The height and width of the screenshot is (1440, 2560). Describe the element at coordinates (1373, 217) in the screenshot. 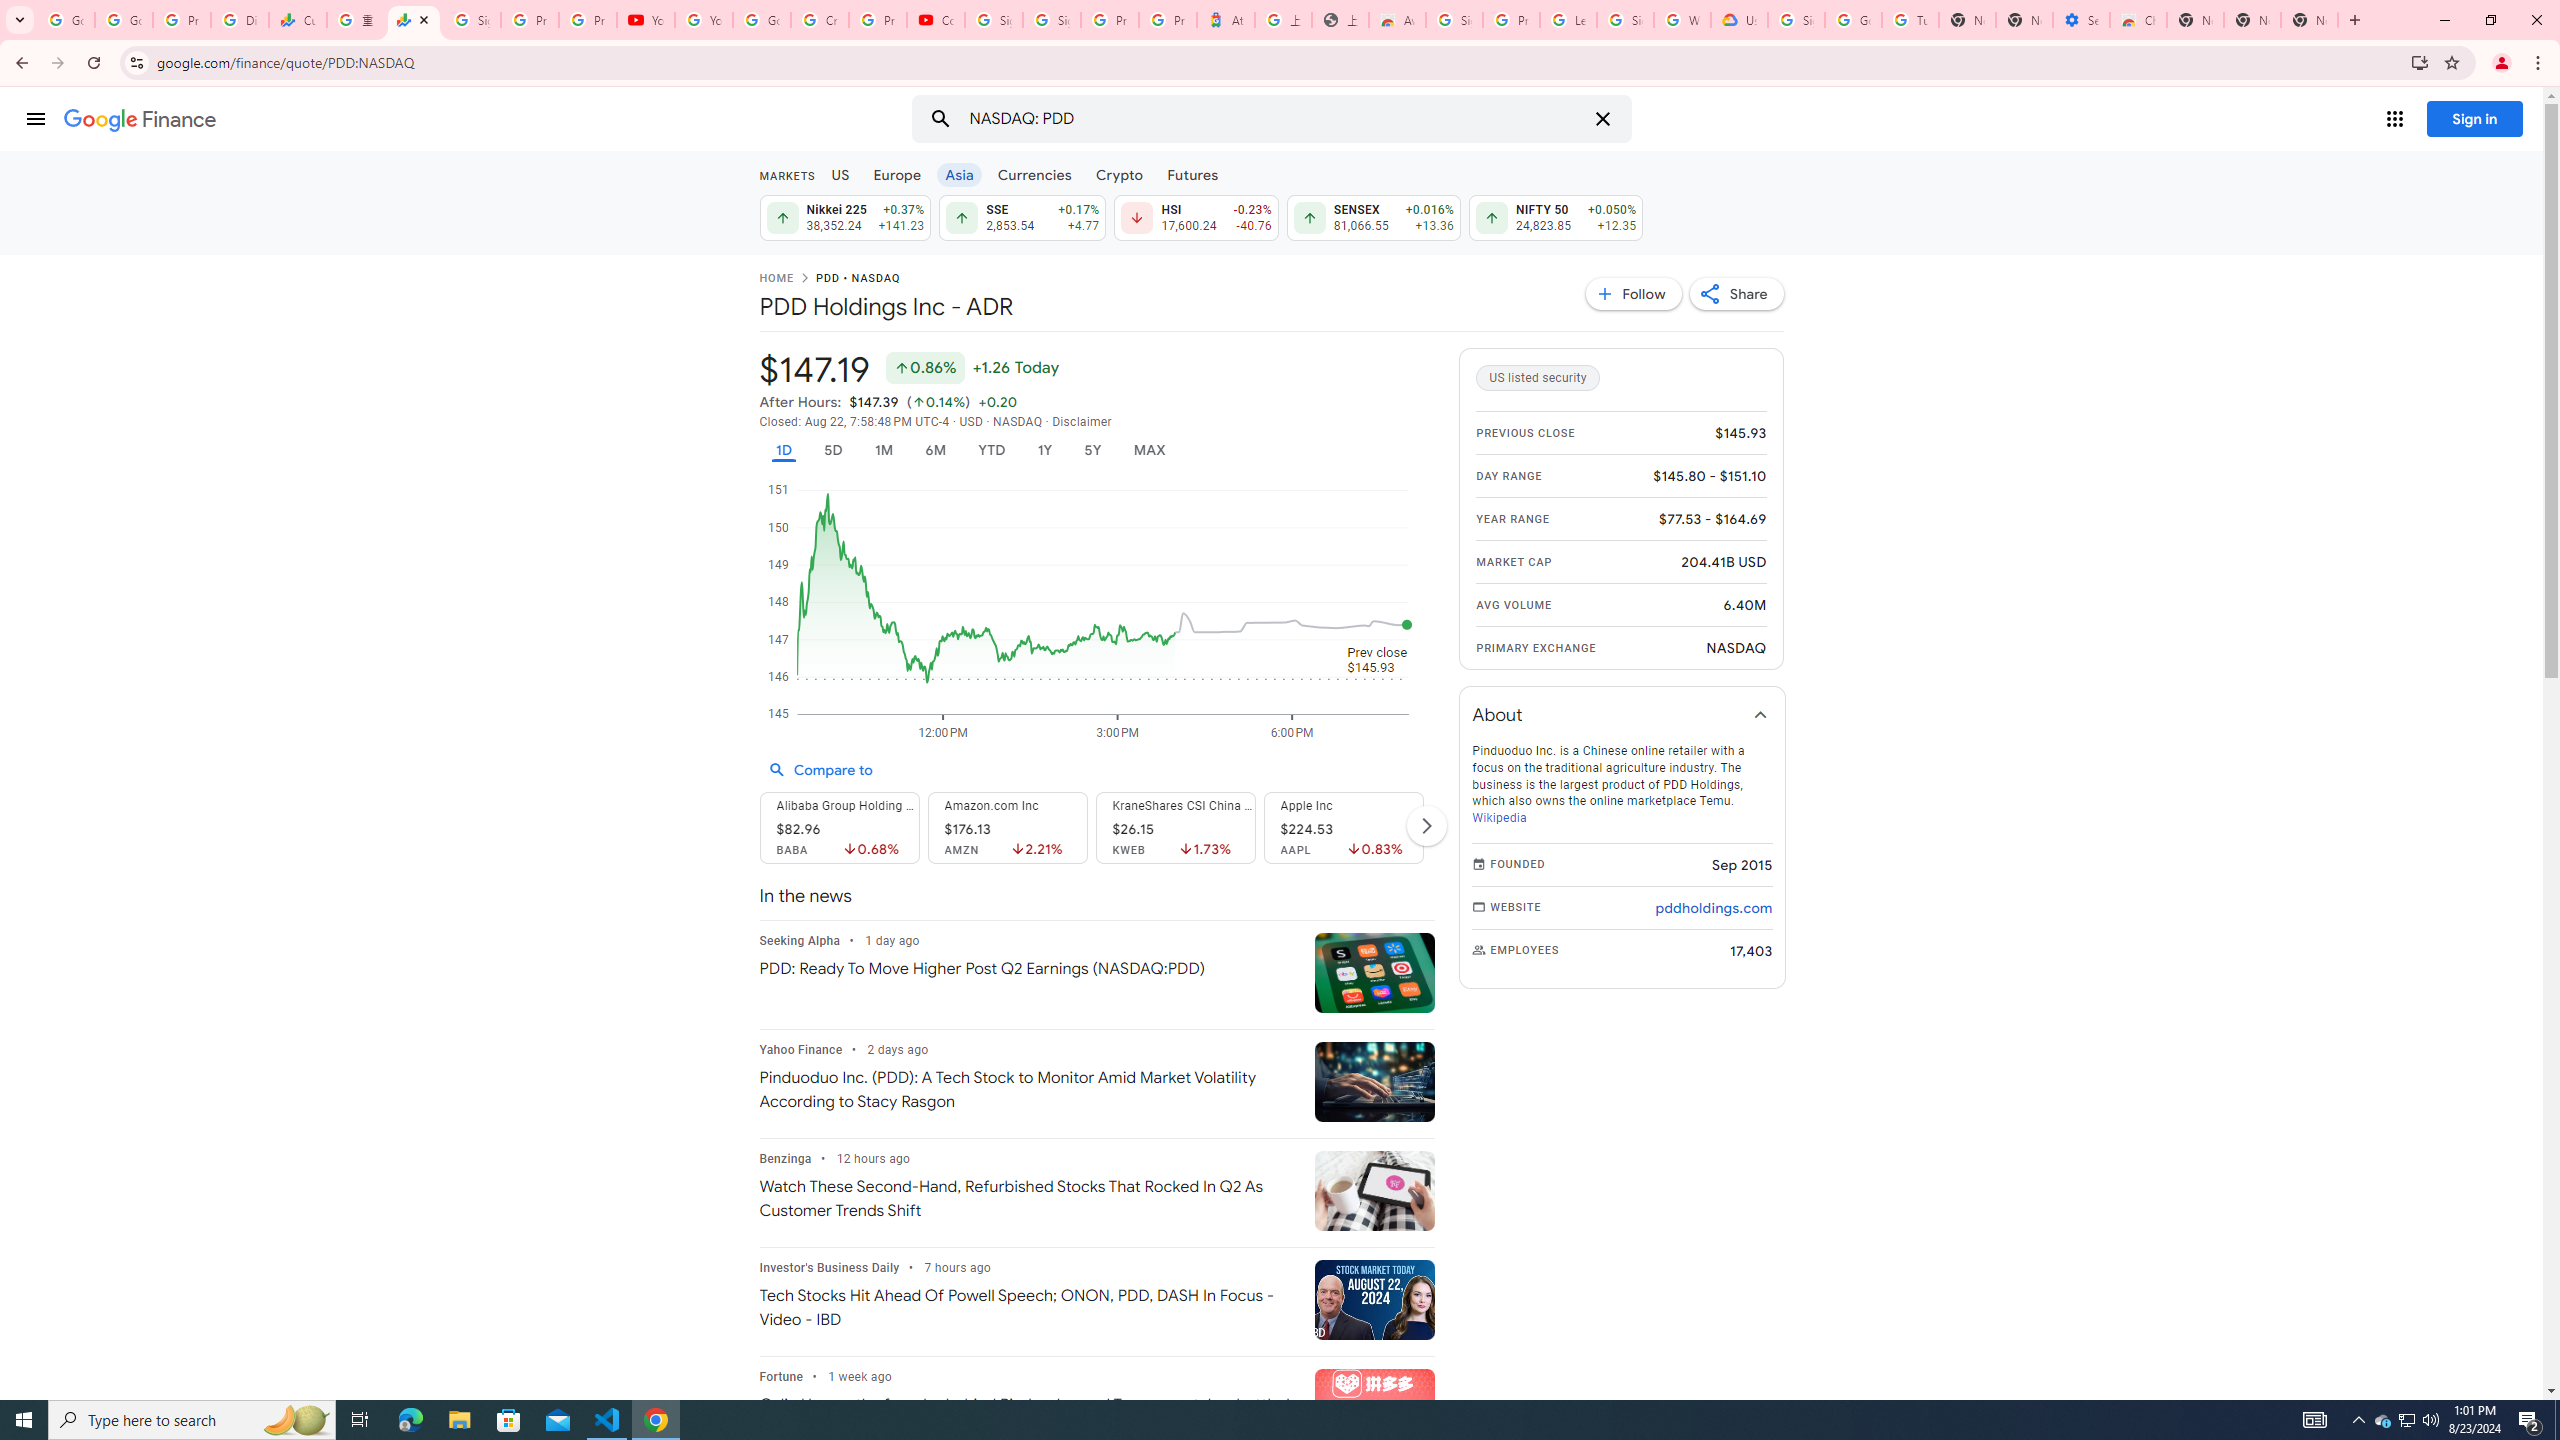

I see `'SENSEX 81,066.55 Down by 0.020% +13.36'` at that location.